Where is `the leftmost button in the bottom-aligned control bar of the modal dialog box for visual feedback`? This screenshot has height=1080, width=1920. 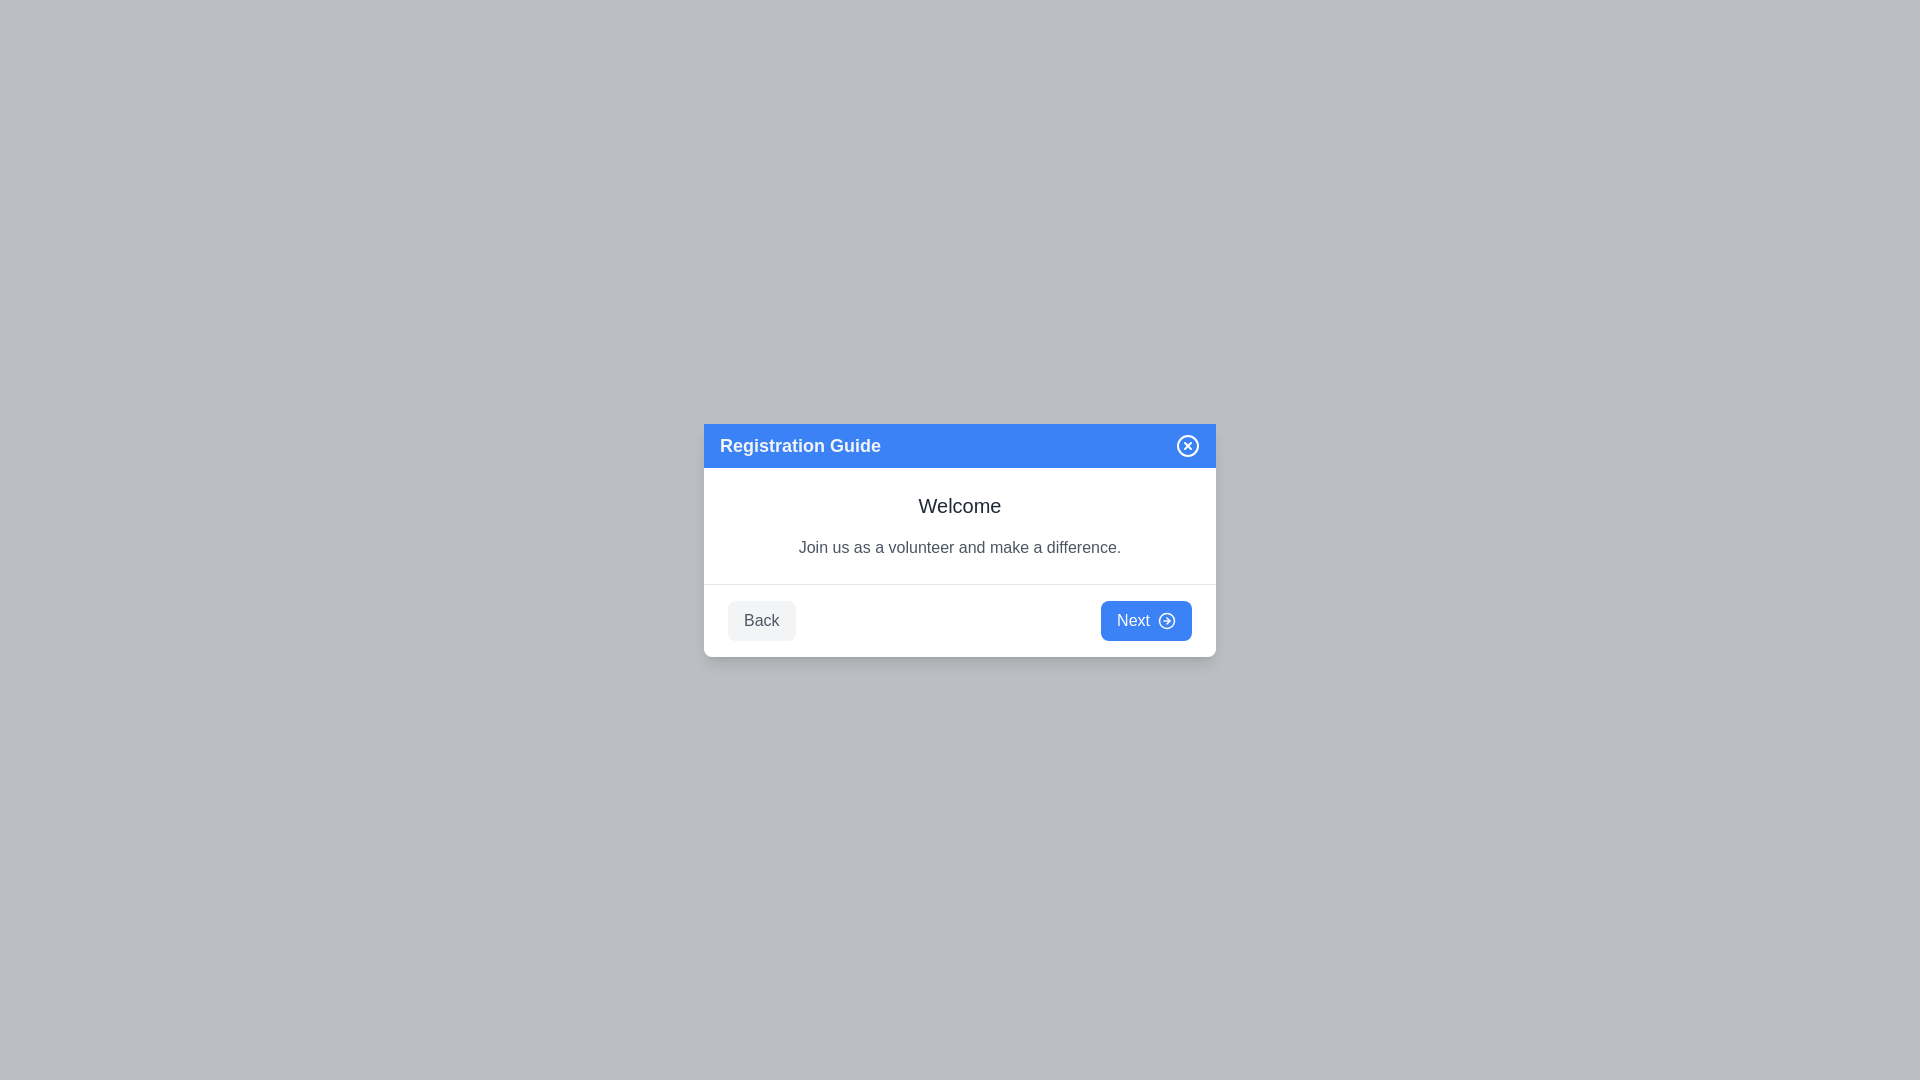
the leftmost button in the bottom-aligned control bar of the modal dialog box for visual feedback is located at coordinates (760, 619).